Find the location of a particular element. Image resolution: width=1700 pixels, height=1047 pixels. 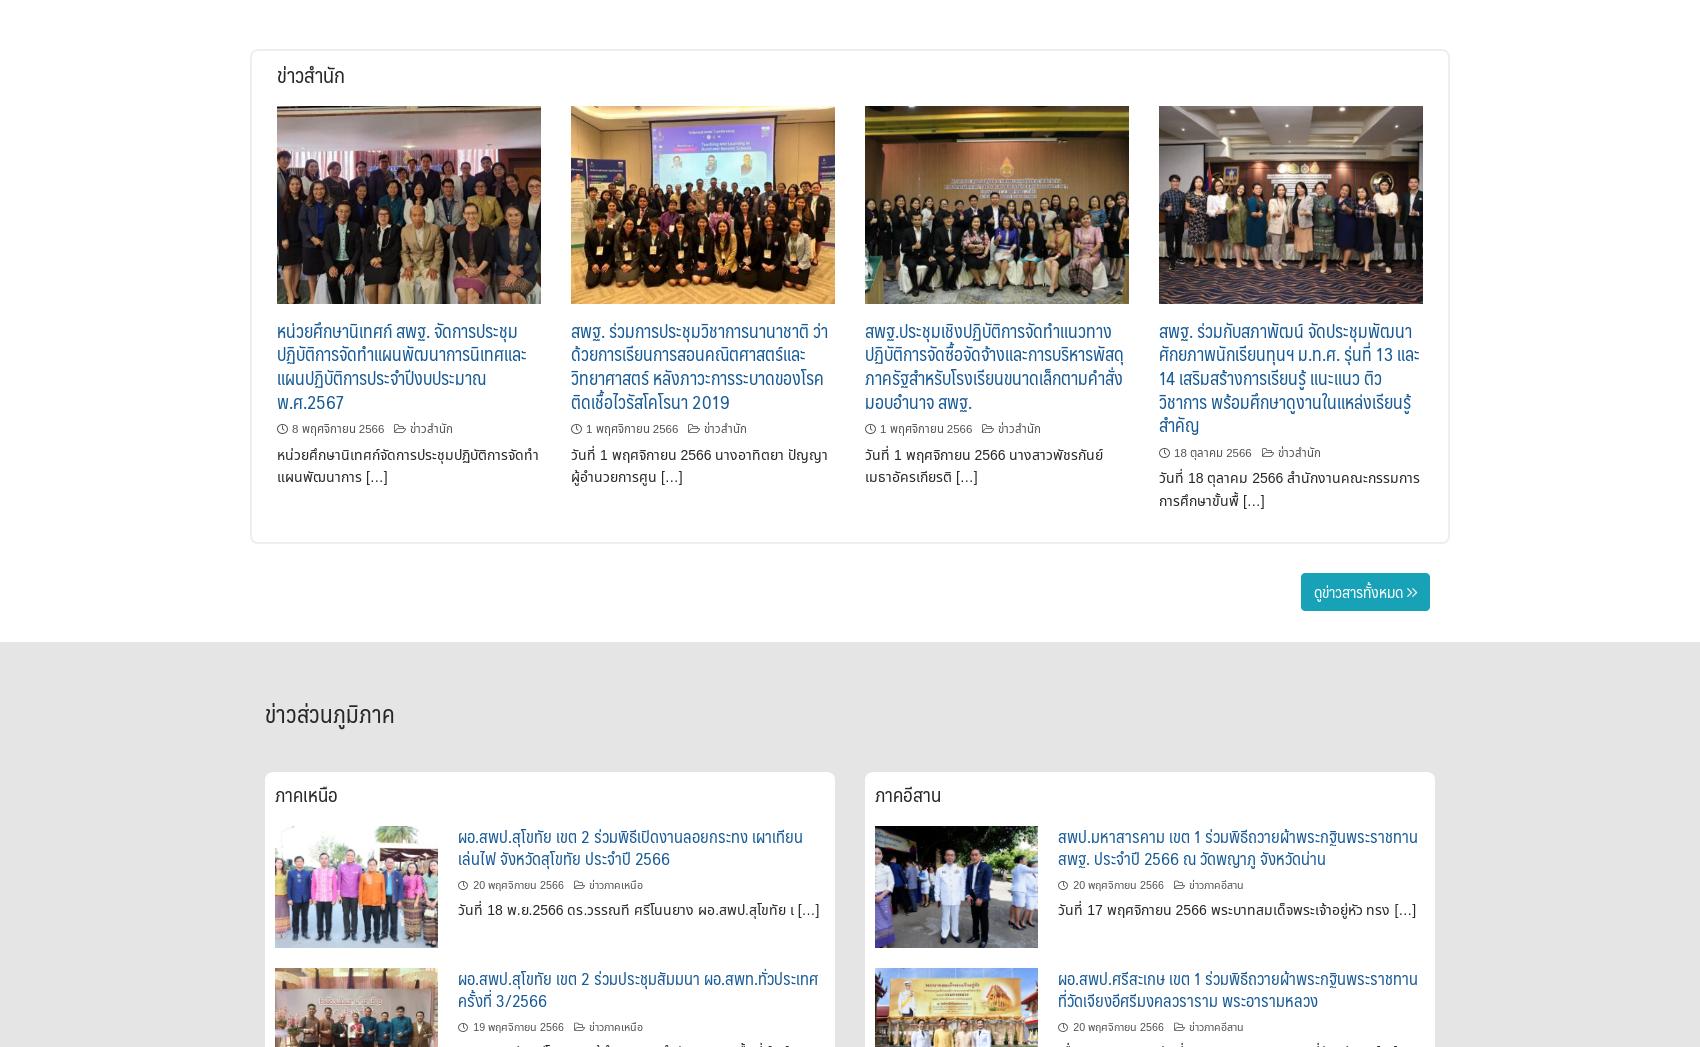

'สพฐ.ประชุมเชิงปฏิบัติการจัดทำแนวทางปฏิบัติการจัดซื้อจัดจ้างและการบริหารพัสดุภาครัฐสำหรับโรงเรียนขนาดเล็กตามคำสั่งมอบอำนาจ สพฐ.' is located at coordinates (993, 364).